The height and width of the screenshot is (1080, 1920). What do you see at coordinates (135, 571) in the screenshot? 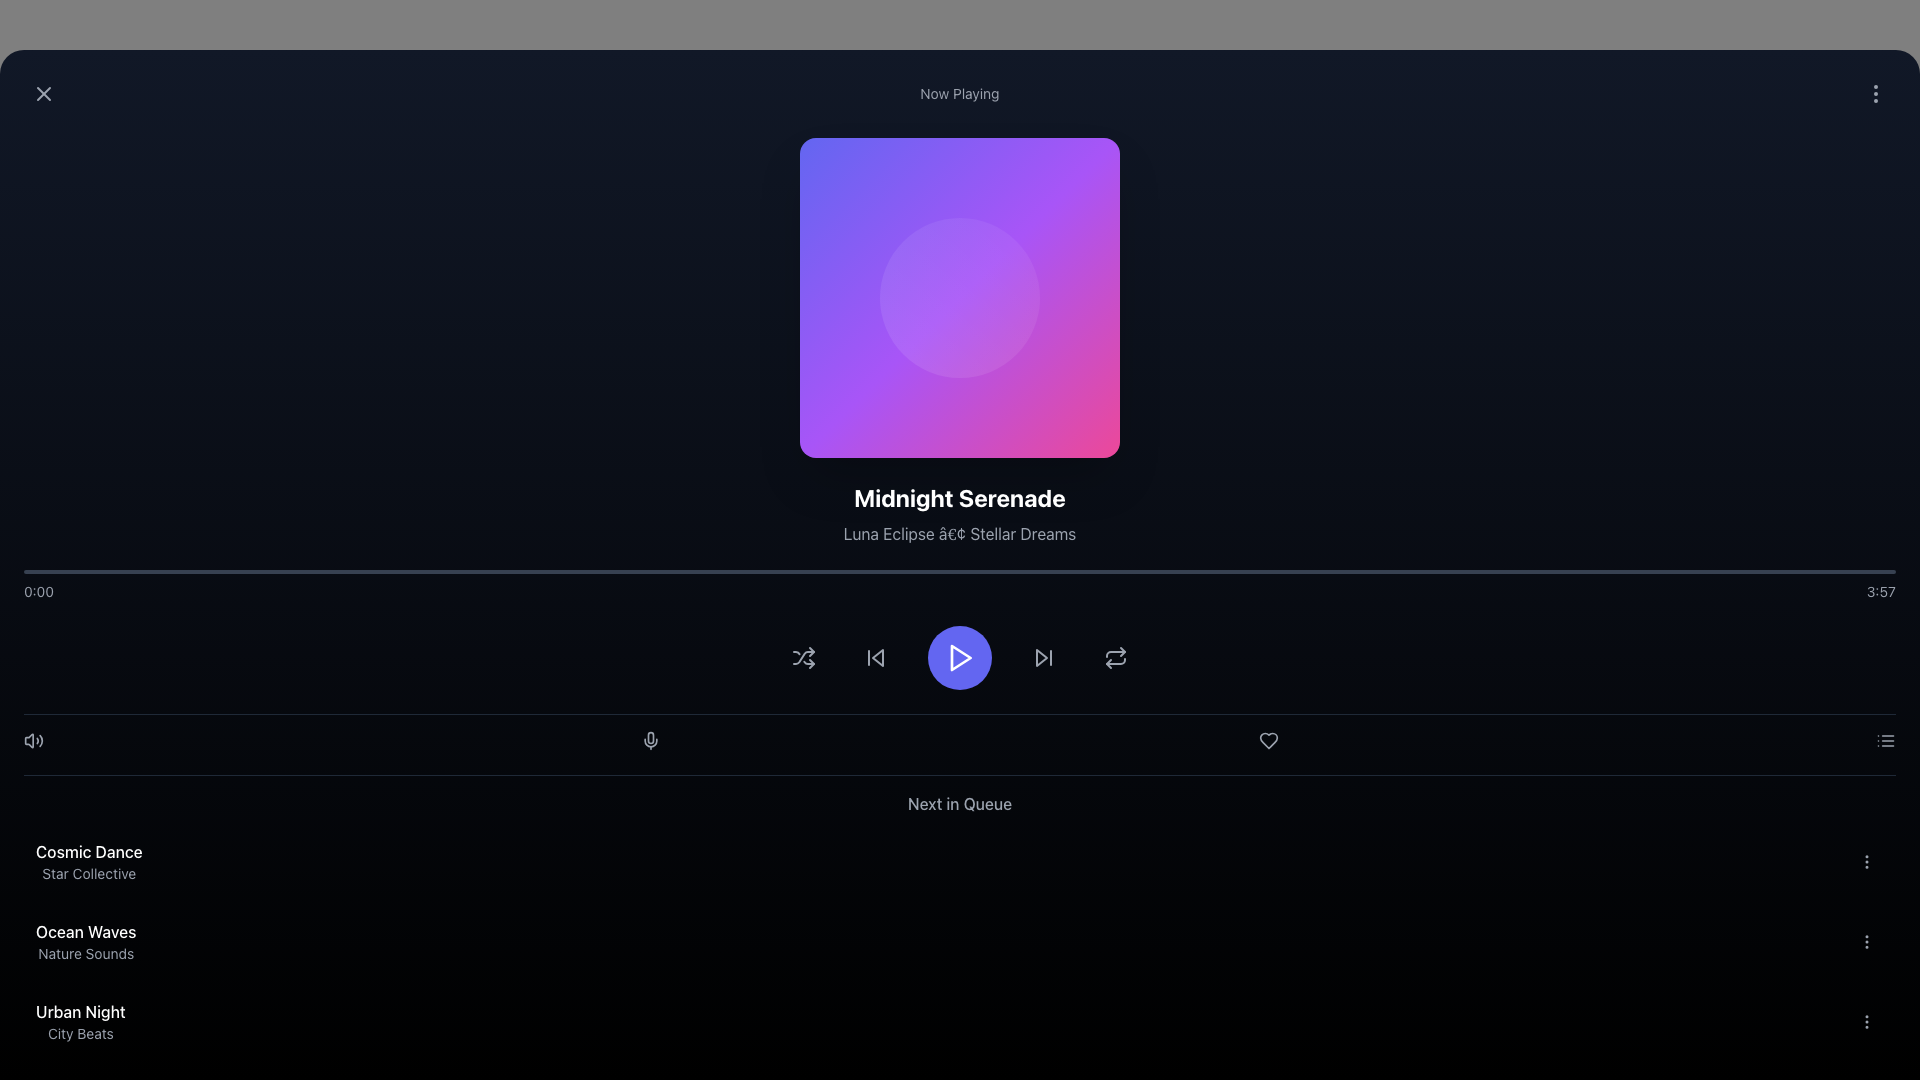
I see `the playback progress` at bounding box center [135, 571].